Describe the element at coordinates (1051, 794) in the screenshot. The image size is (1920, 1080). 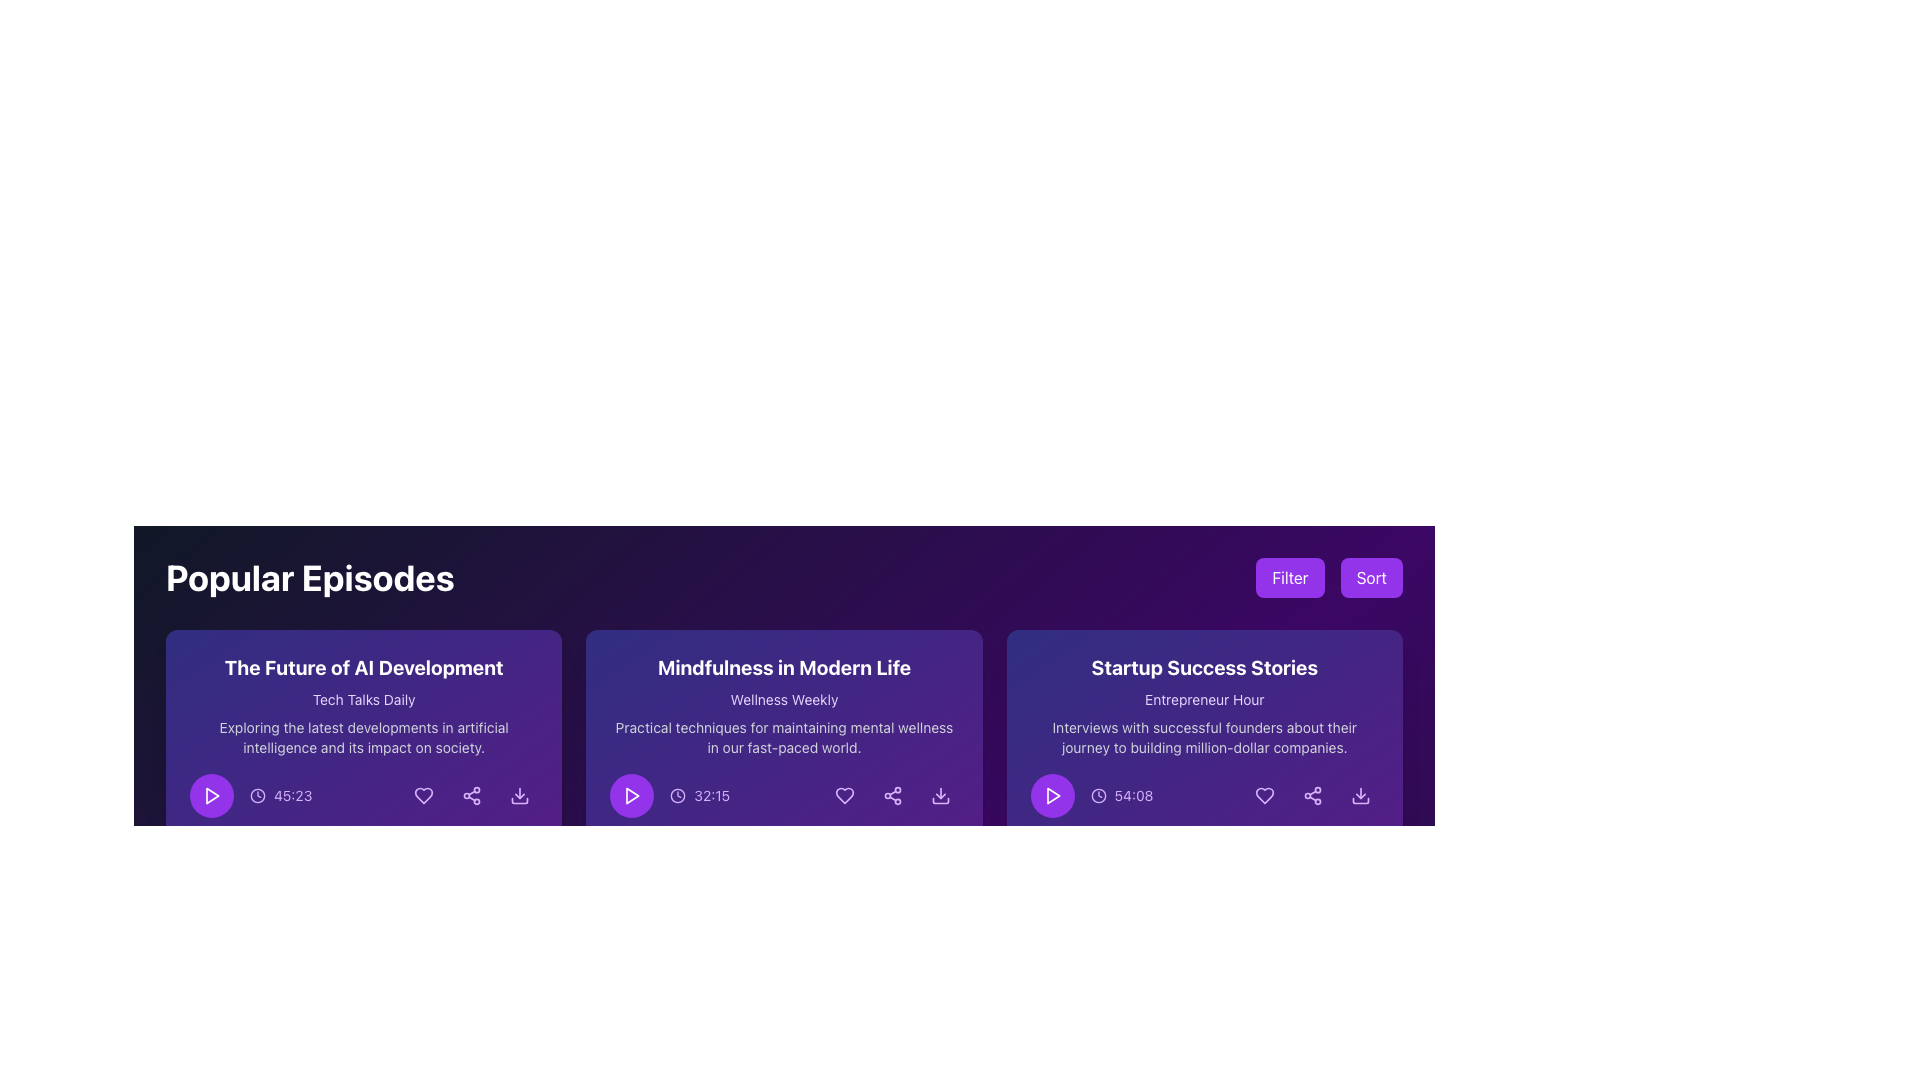
I see `the circular button with a purple background containing a white play icon, located in the 'Startup Success Stories' card` at that location.